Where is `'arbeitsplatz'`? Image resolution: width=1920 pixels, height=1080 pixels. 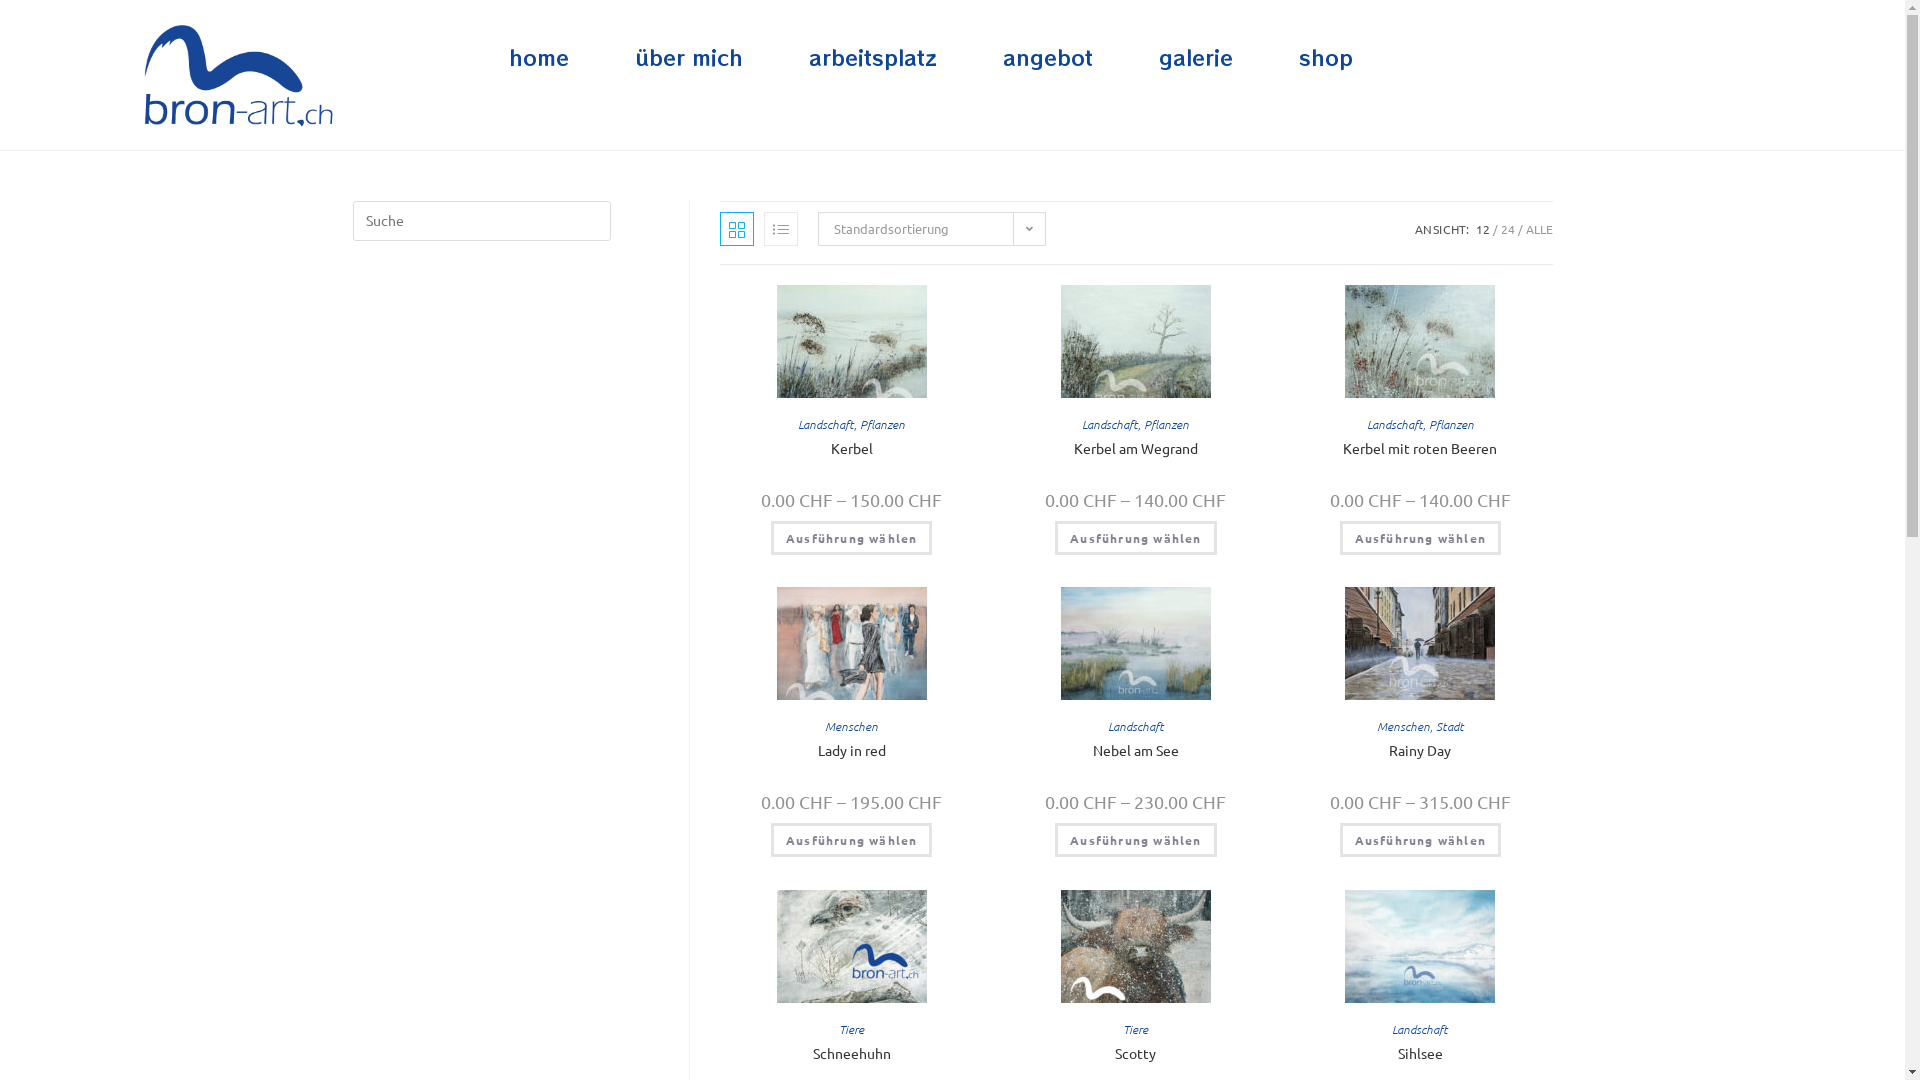 'arbeitsplatz' is located at coordinates (873, 56).